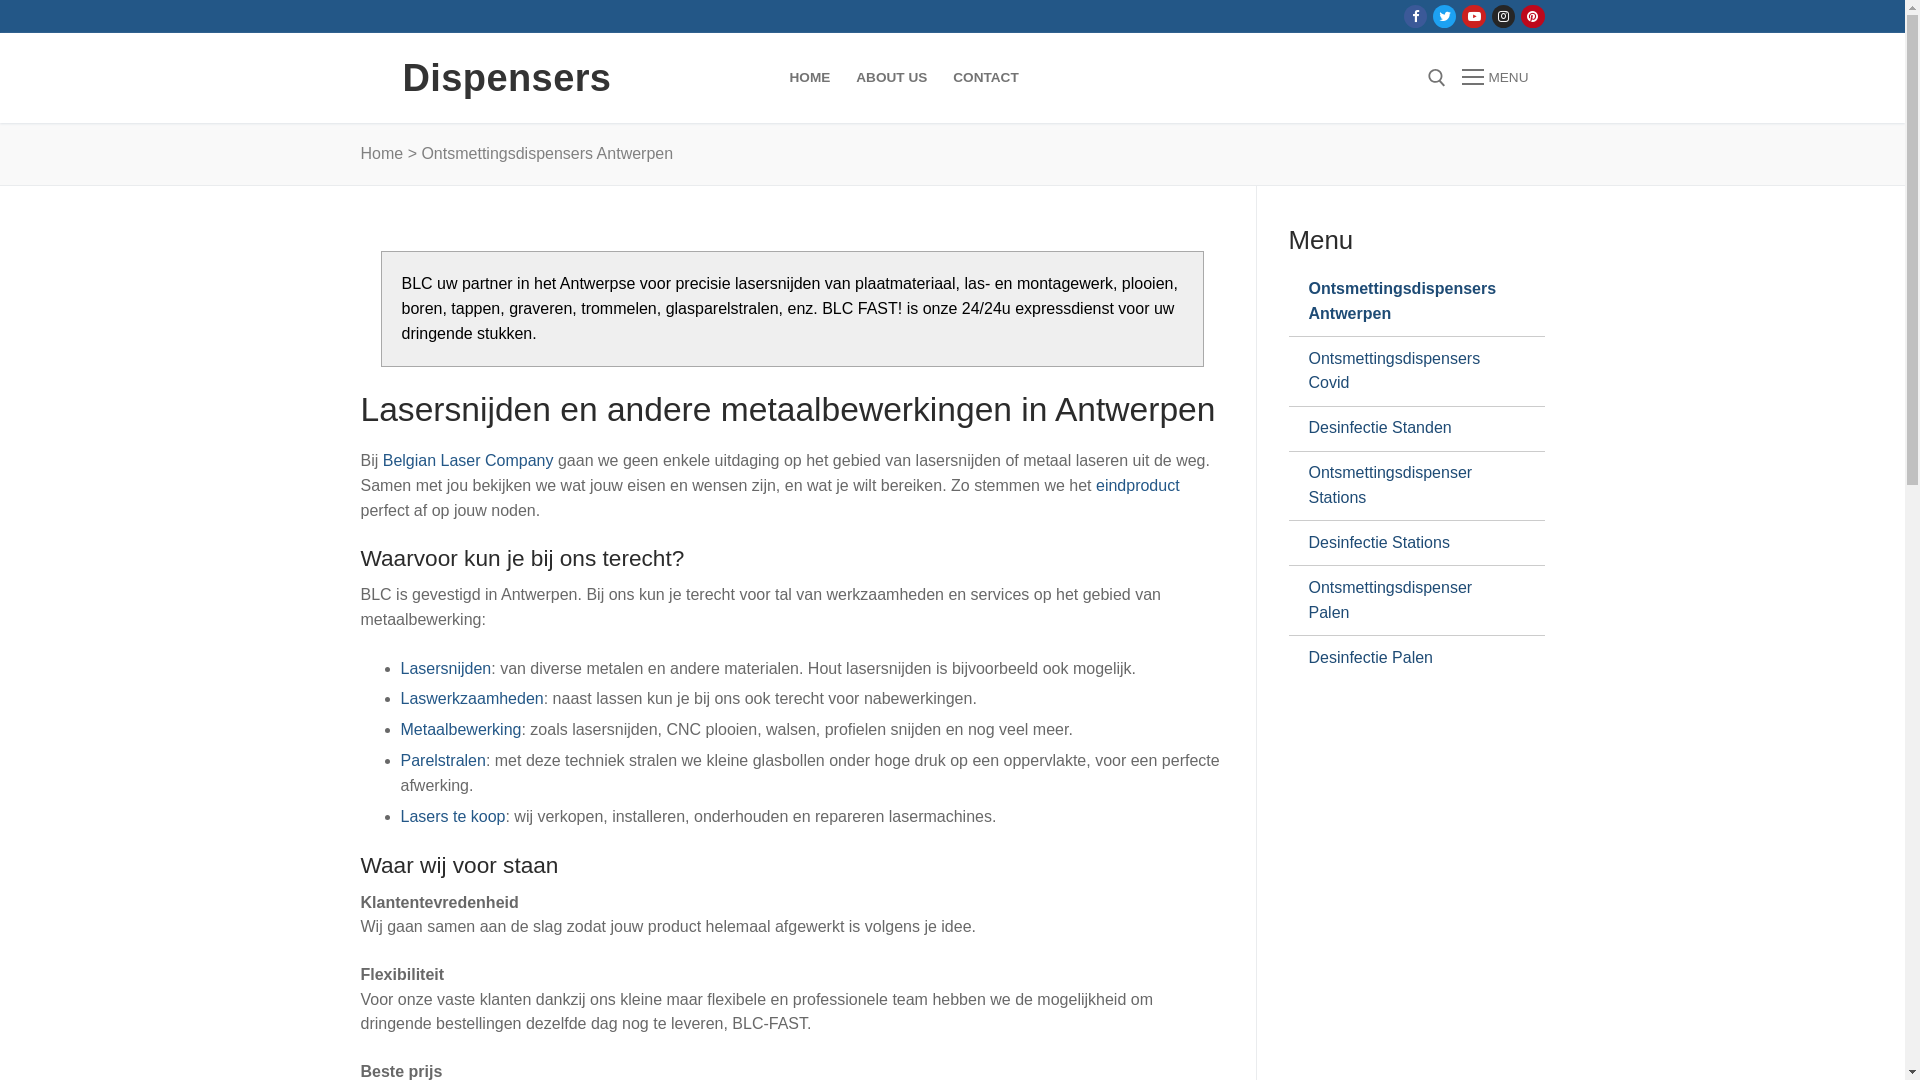 The image size is (1920, 1080). Describe the element at coordinates (451, 816) in the screenshot. I see `'Lasers te koop'` at that location.